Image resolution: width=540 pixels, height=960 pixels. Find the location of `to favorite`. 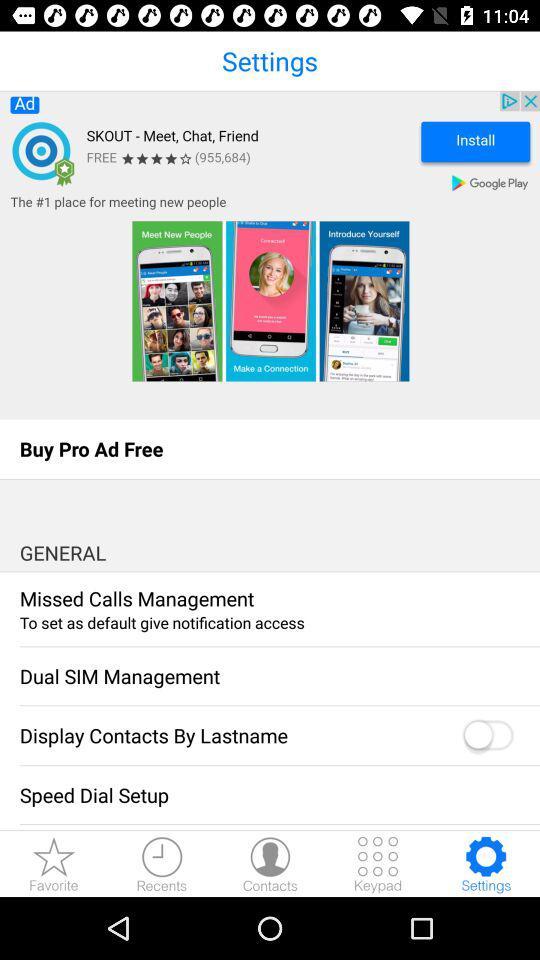

to favorite is located at coordinates (54, 863).